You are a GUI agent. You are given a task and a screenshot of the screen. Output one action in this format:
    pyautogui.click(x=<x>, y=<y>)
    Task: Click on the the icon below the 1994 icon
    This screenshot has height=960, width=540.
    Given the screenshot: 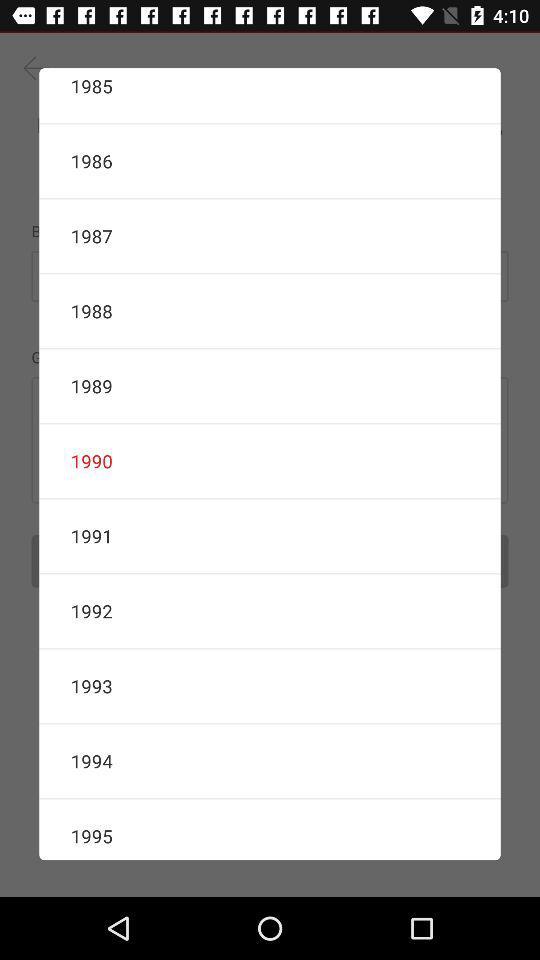 What is the action you would take?
    pyautogui.click(x=270, y=829)
    